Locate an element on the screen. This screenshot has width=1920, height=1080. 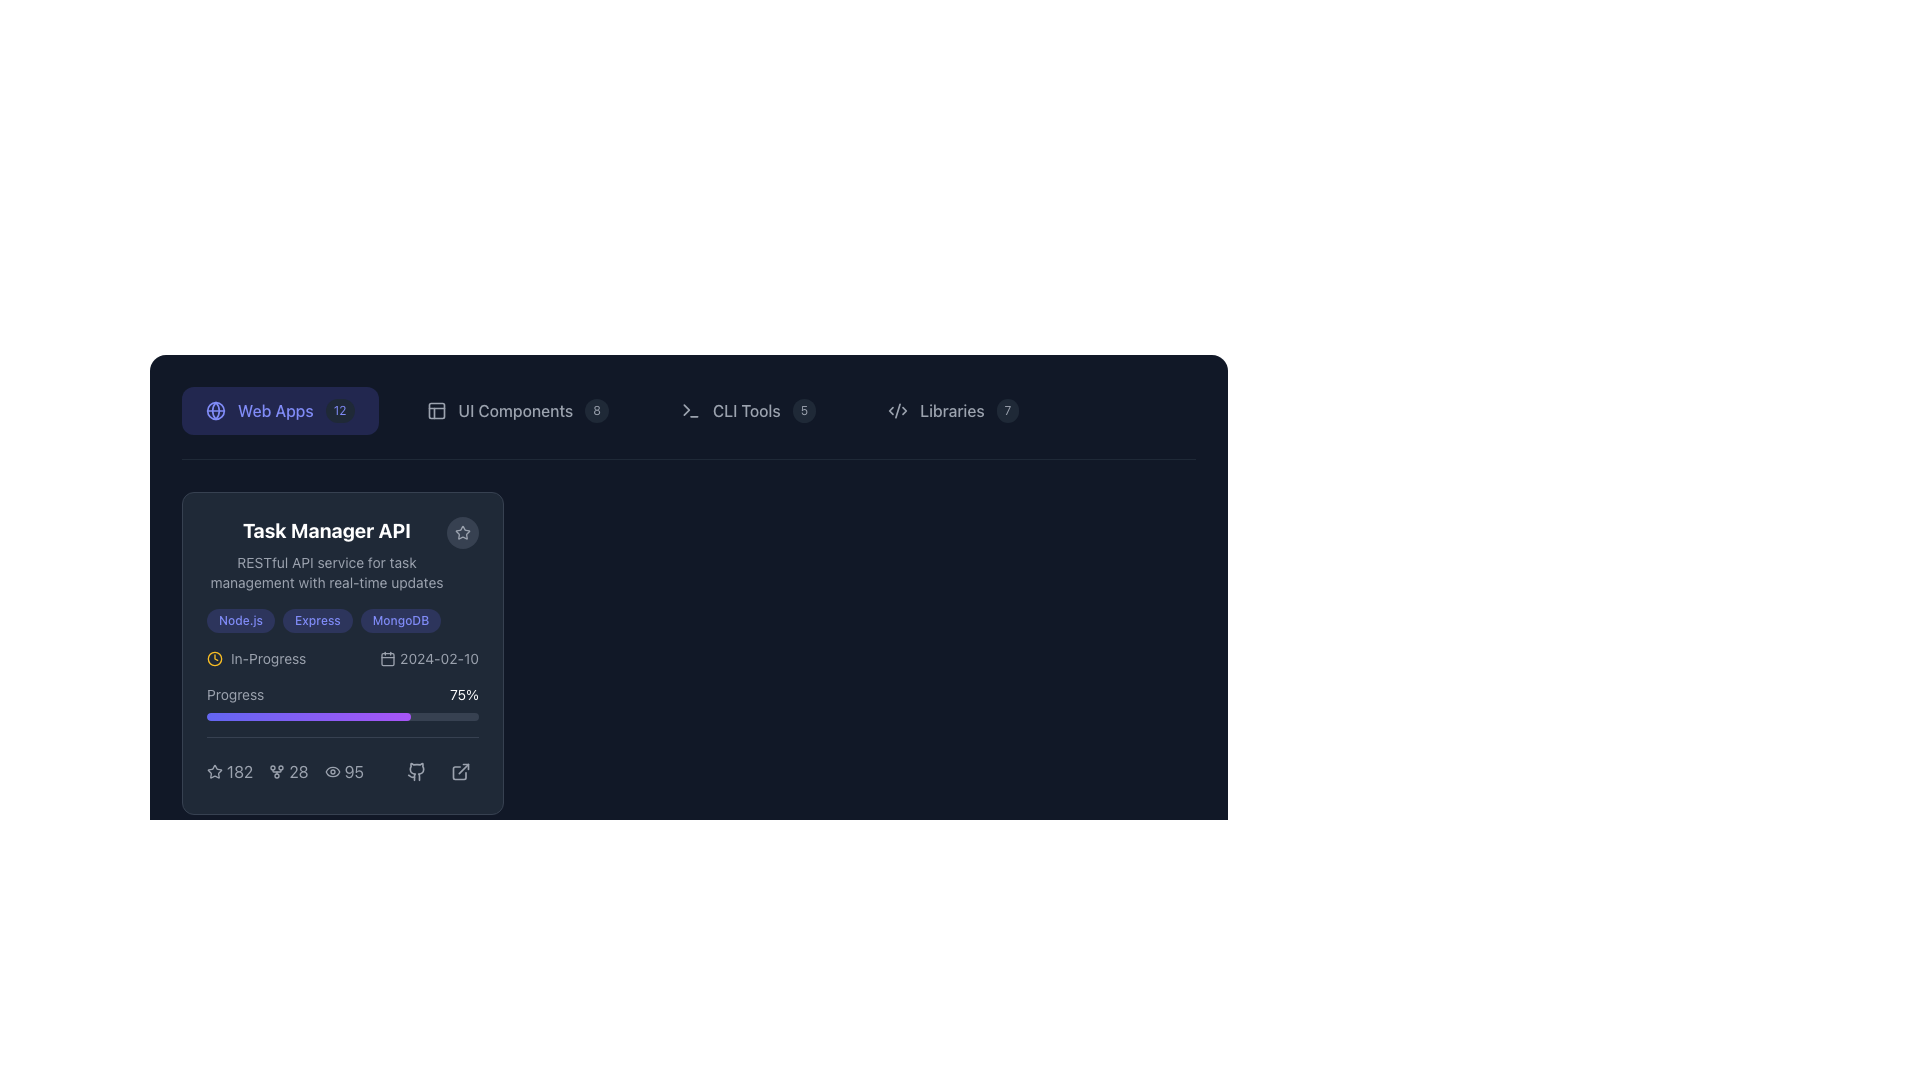
the filled progress bar indicator located within the 'Task Manager API' card, which visually indicates a 75% progress level is located at coordinates (307, 716).